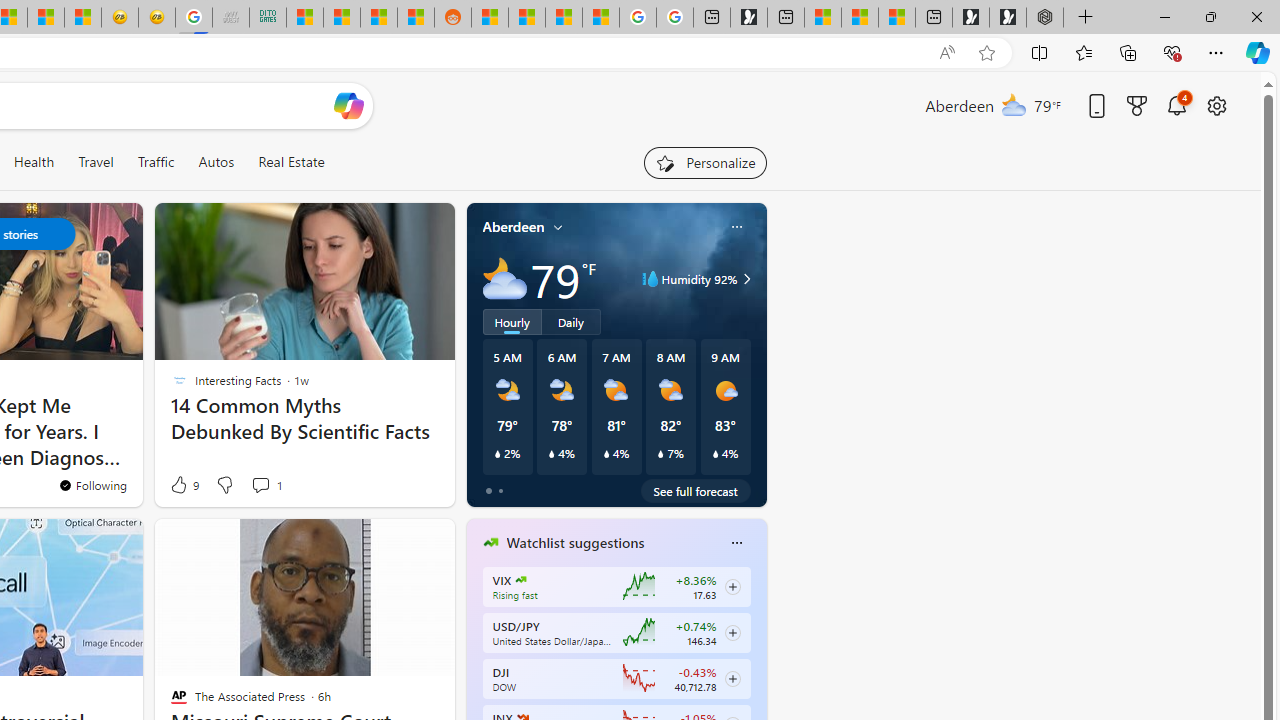  What do you see at coordinates (715, 453) in the screenshot?
I see `'Class: weather-current-precipitation-glyph'` at bounding box center [715, 453].